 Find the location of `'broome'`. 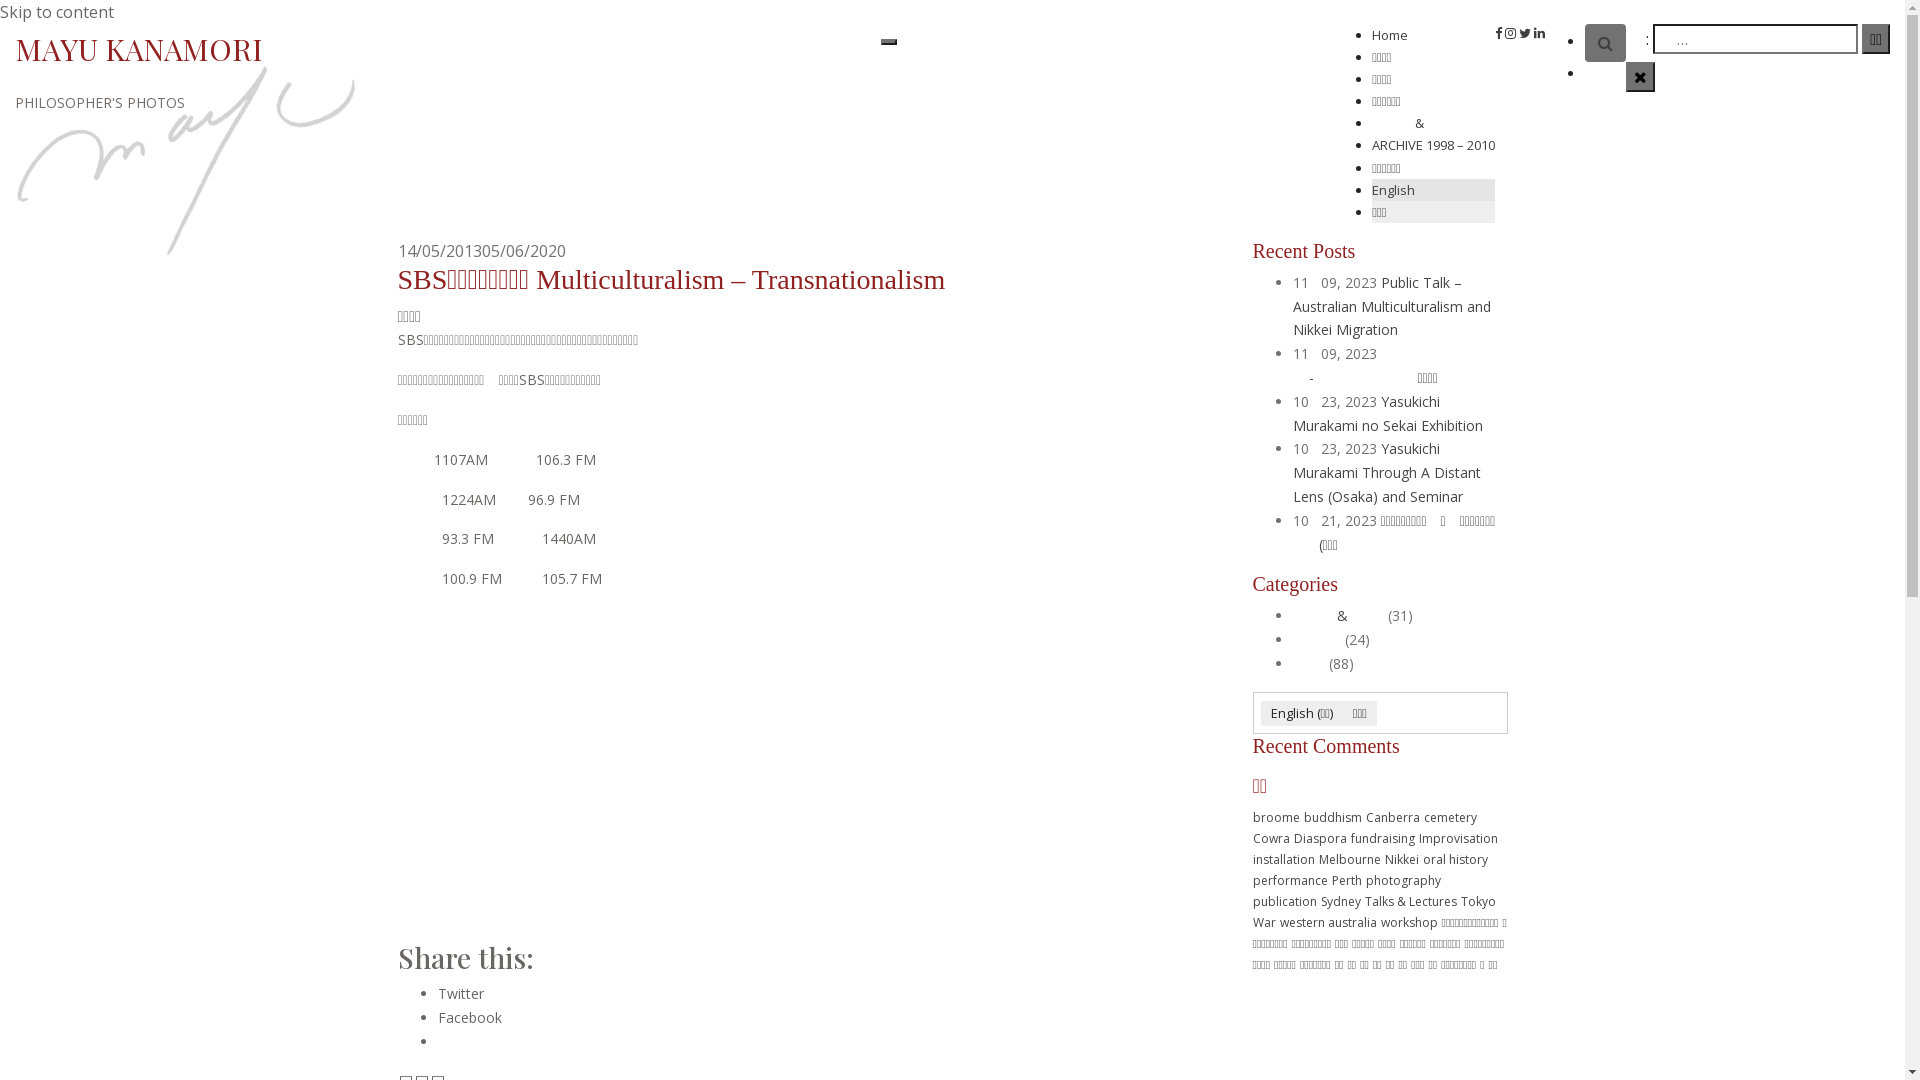

'broome' is located at coordinates (1251, 817).